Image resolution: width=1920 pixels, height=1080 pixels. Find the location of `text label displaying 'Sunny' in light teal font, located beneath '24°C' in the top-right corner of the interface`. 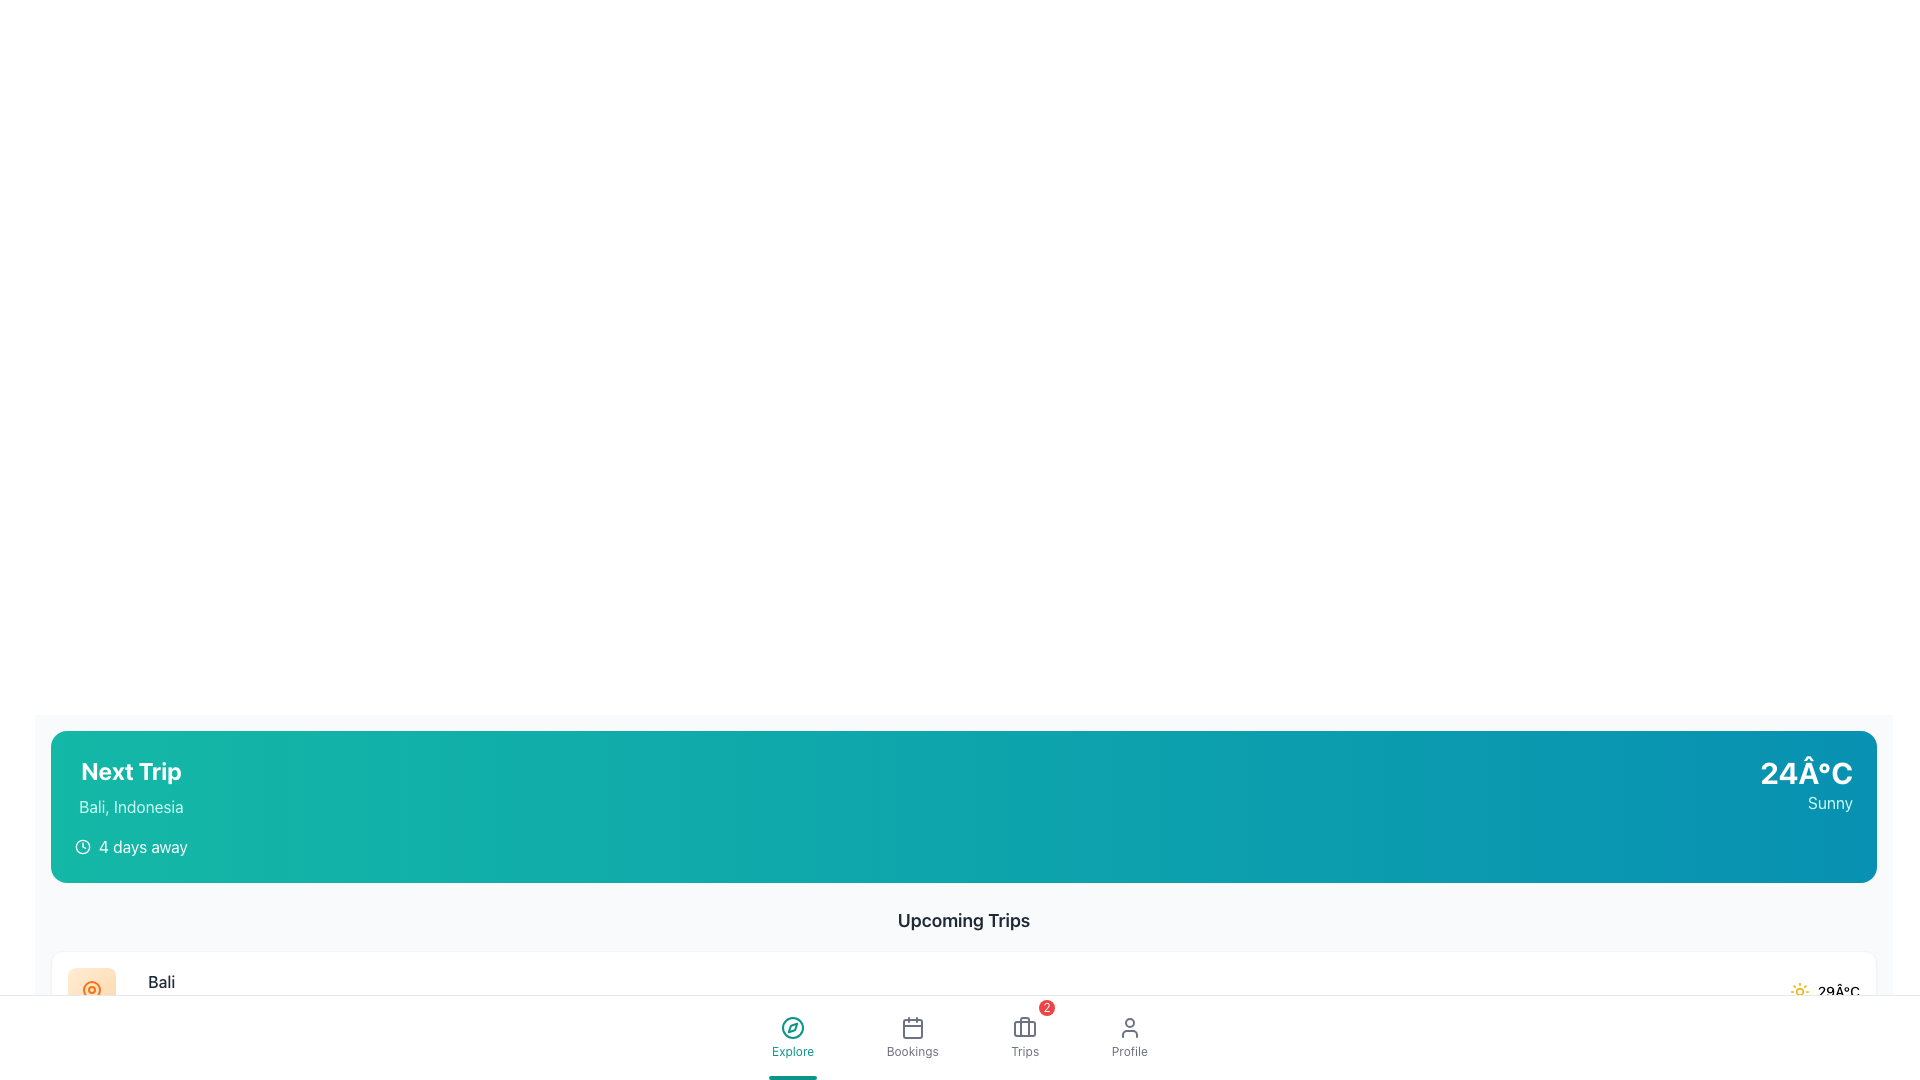

text label displaying 'Sunny' in light teal font, located beneath '24°C' in the top-right corner of the interface is located at coordinates (1806, 801).